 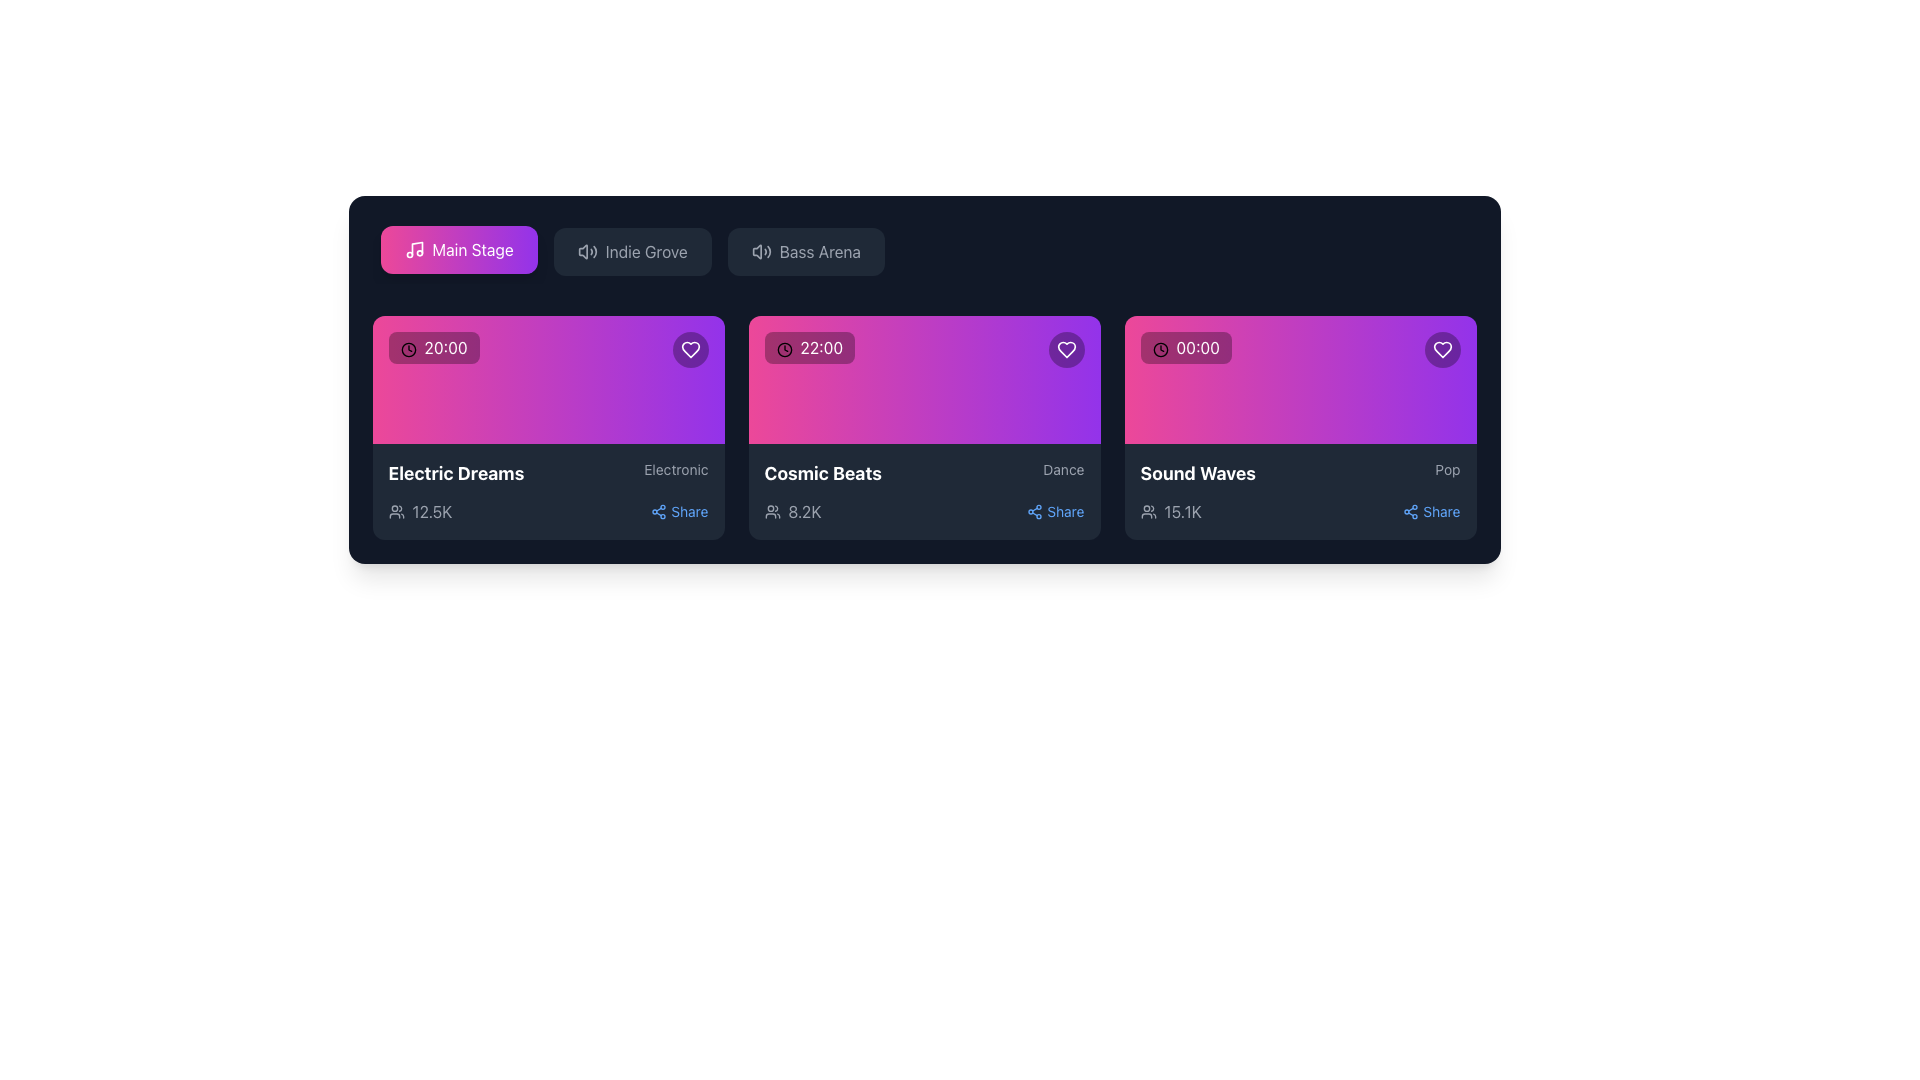 I want to click on the heart icon button located at the top-right corner of the 'Electric Dreams' card, so click(x=690, y=349).